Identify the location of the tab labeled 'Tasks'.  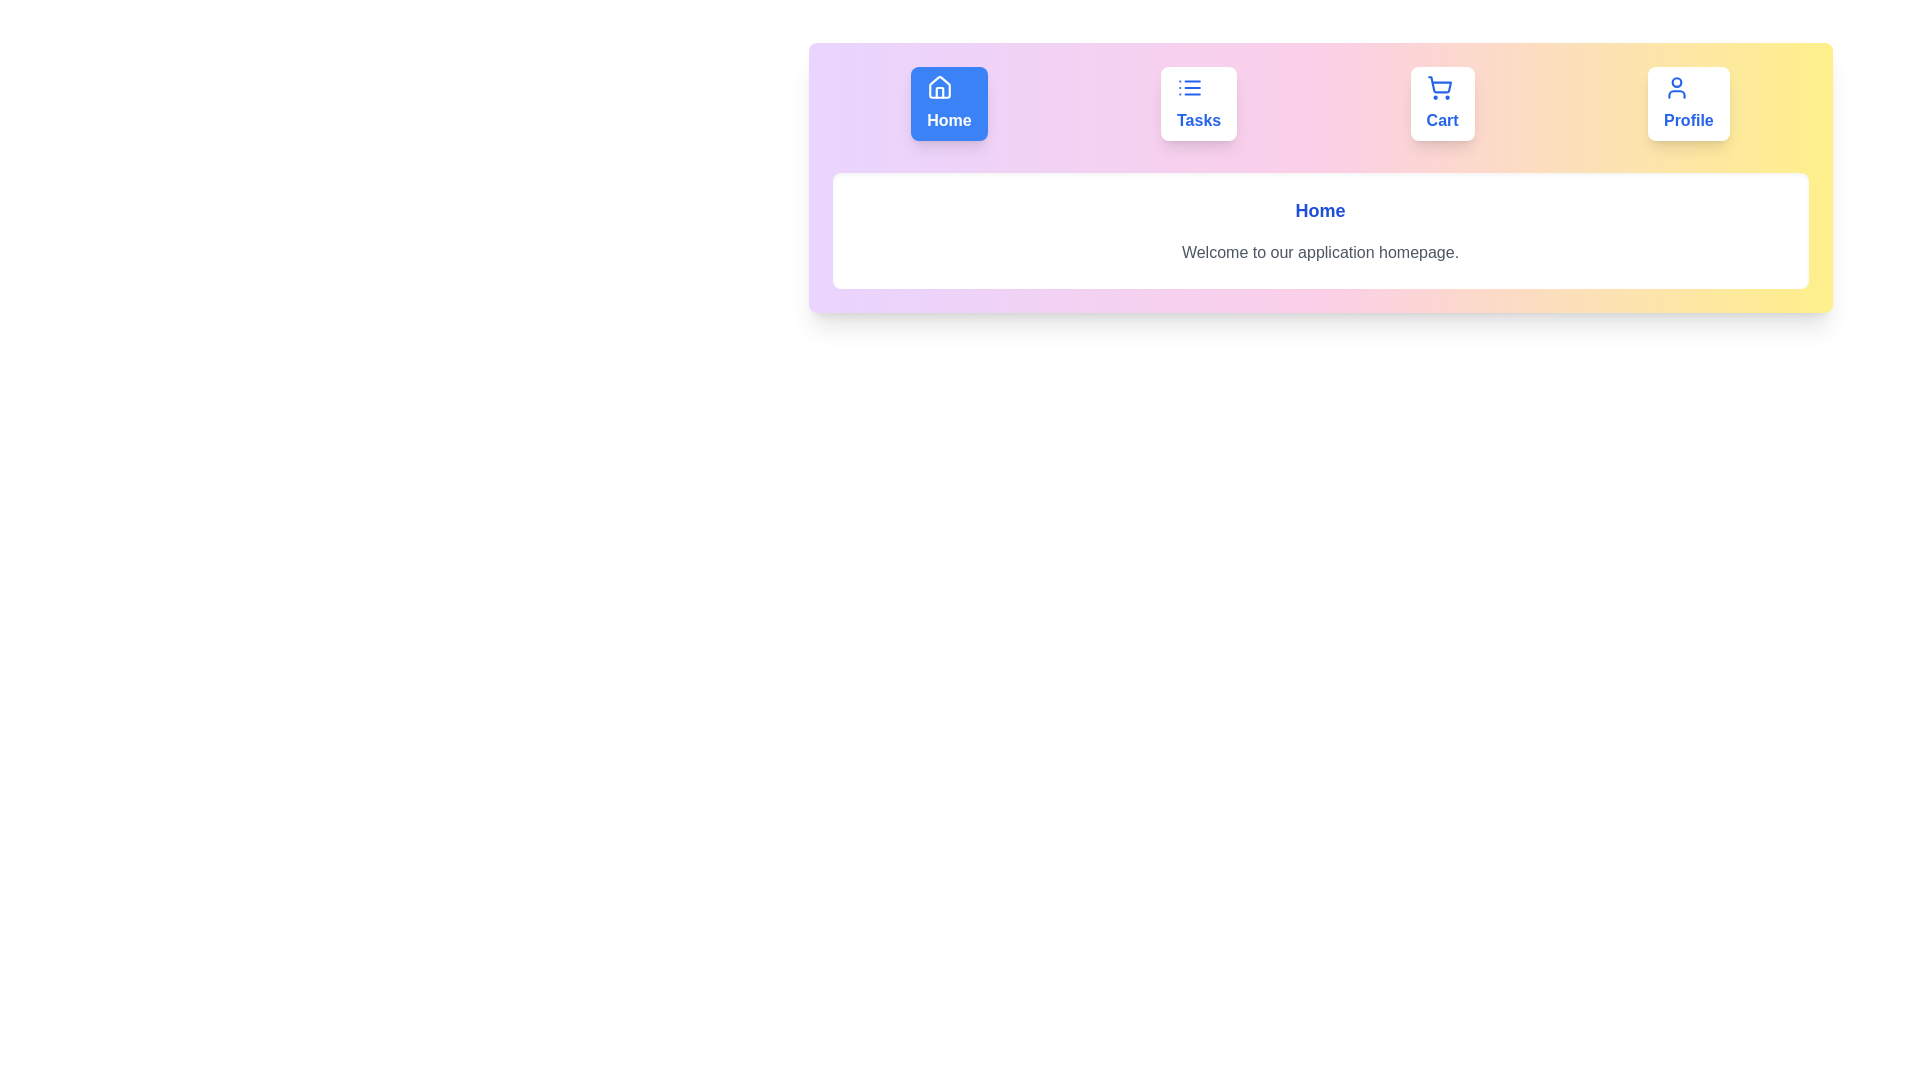
(1199, 104).